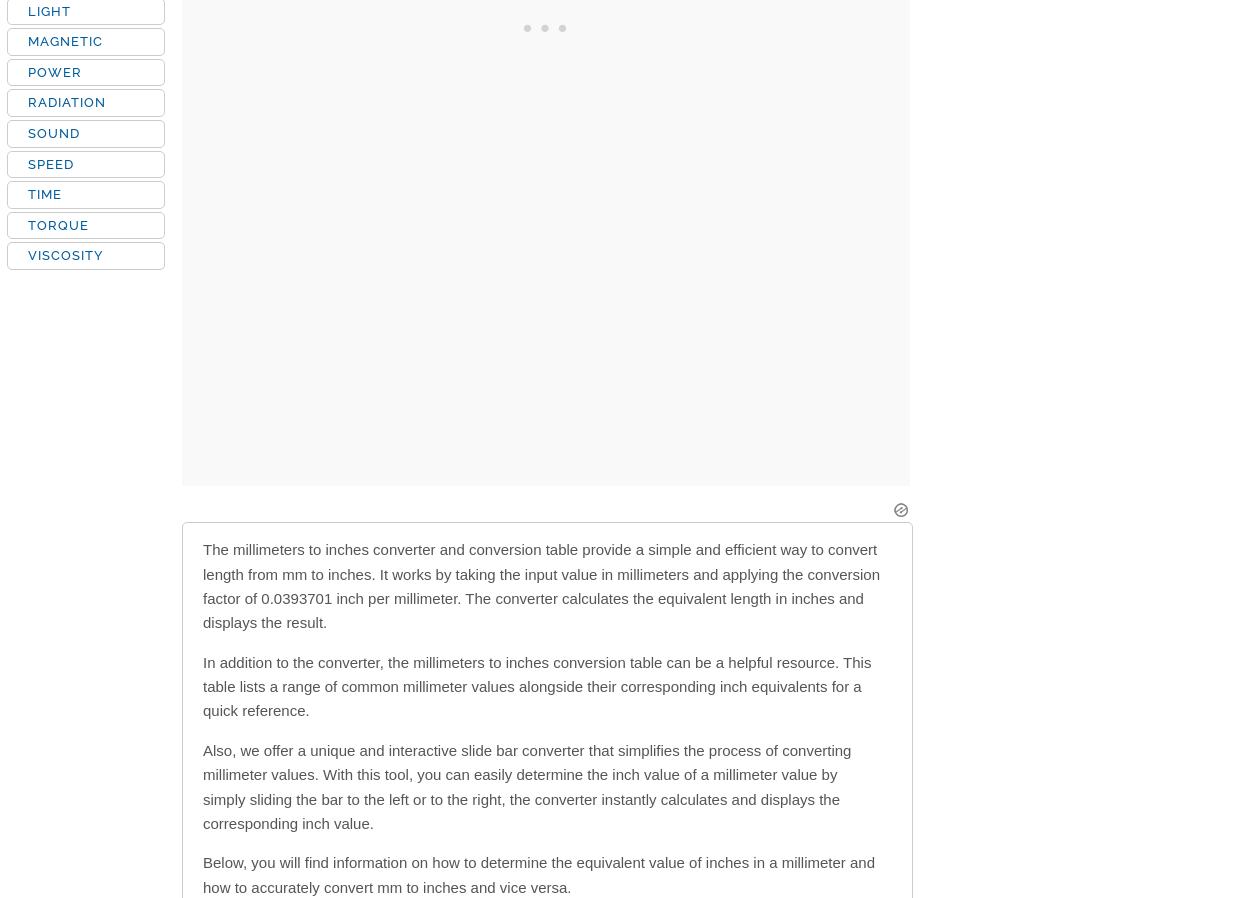  Describe the element at coordinates (539, 874) in the screenshot. I see `'Below, you will find information on how to determine the equivalent value of inches in a millimeter and how to accurately convert mm to inches and vice versa.'` at that location.